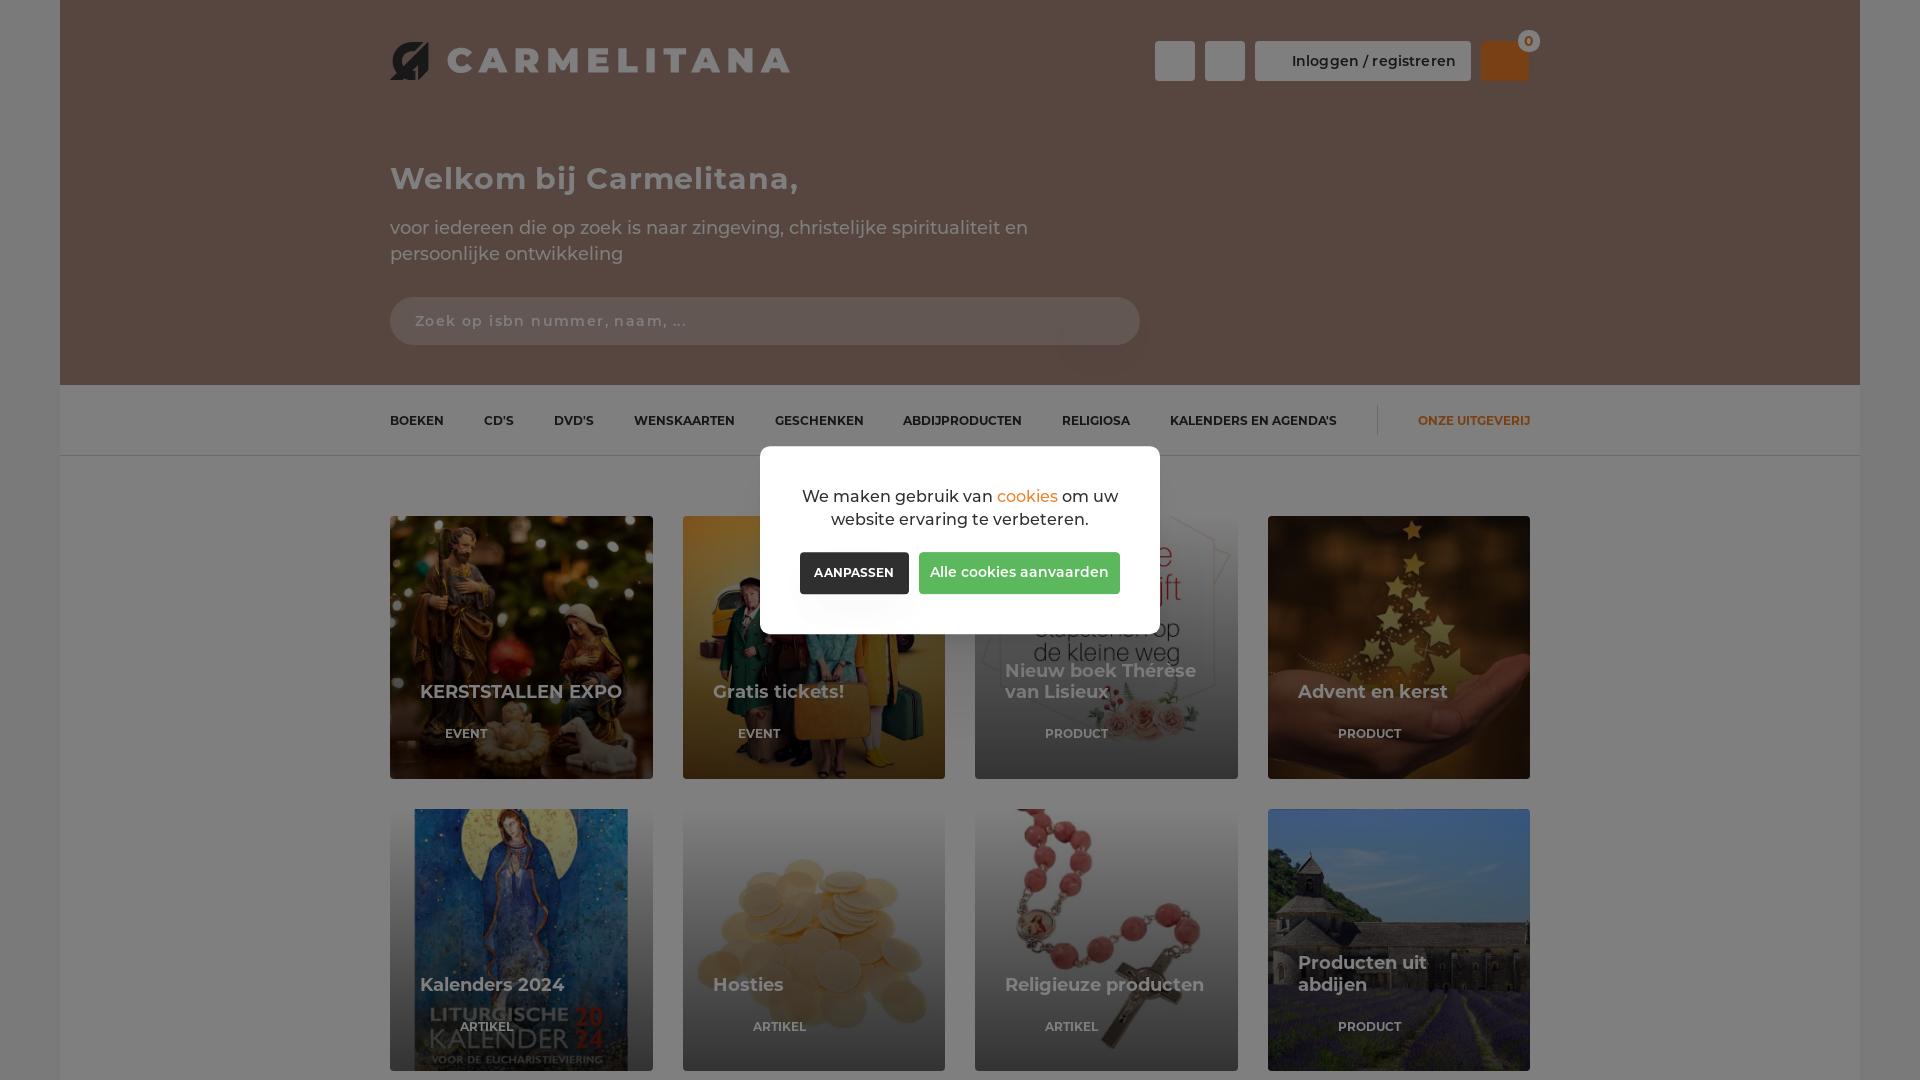  I want to click on 'AANPASSEN', so click(854, 573).